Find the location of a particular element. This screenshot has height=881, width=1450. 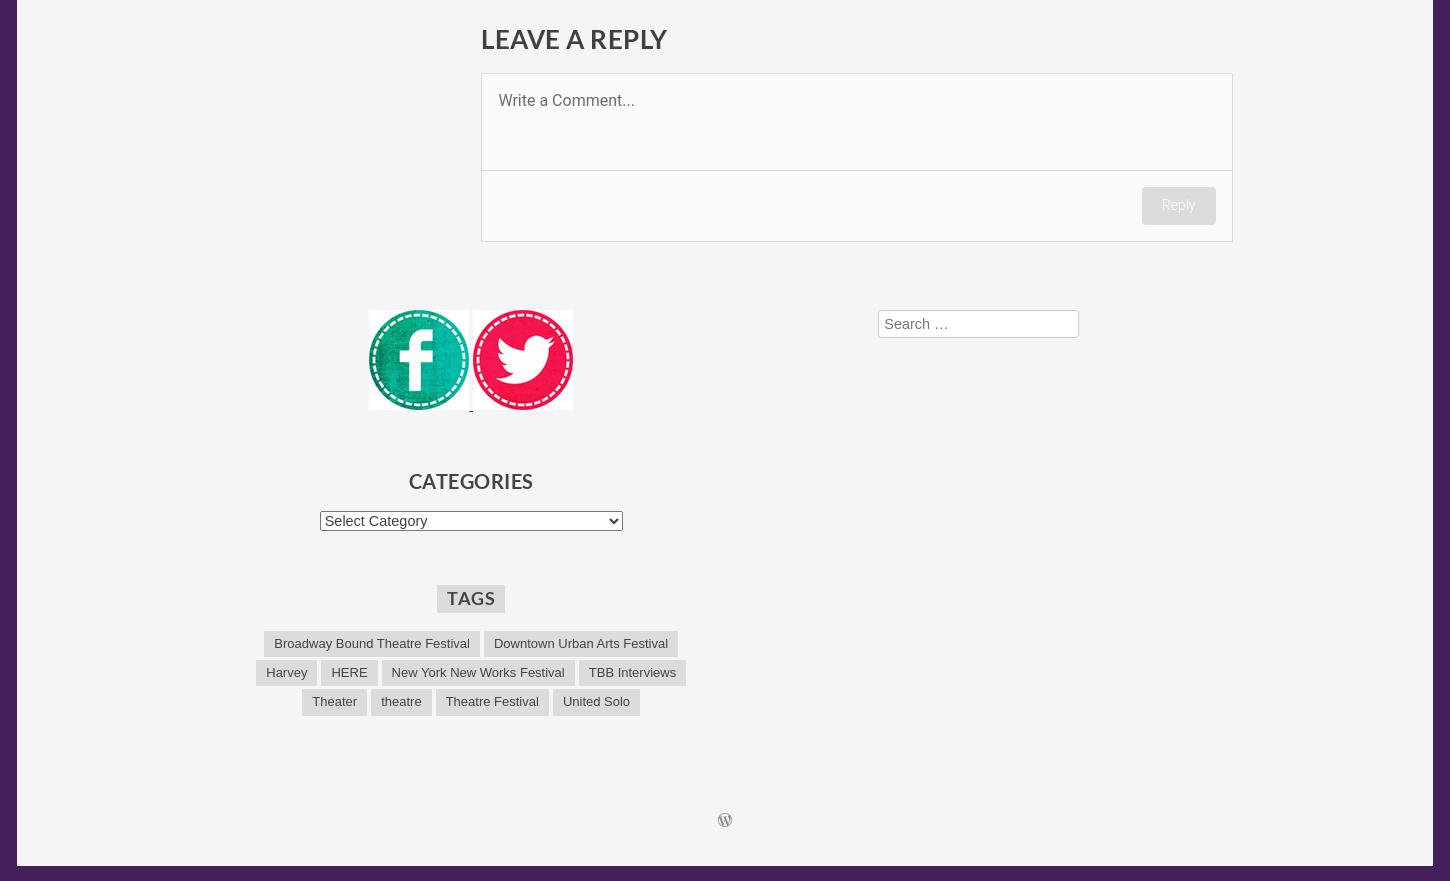

'TBB Interviews' is located at coordinates (631, 672).